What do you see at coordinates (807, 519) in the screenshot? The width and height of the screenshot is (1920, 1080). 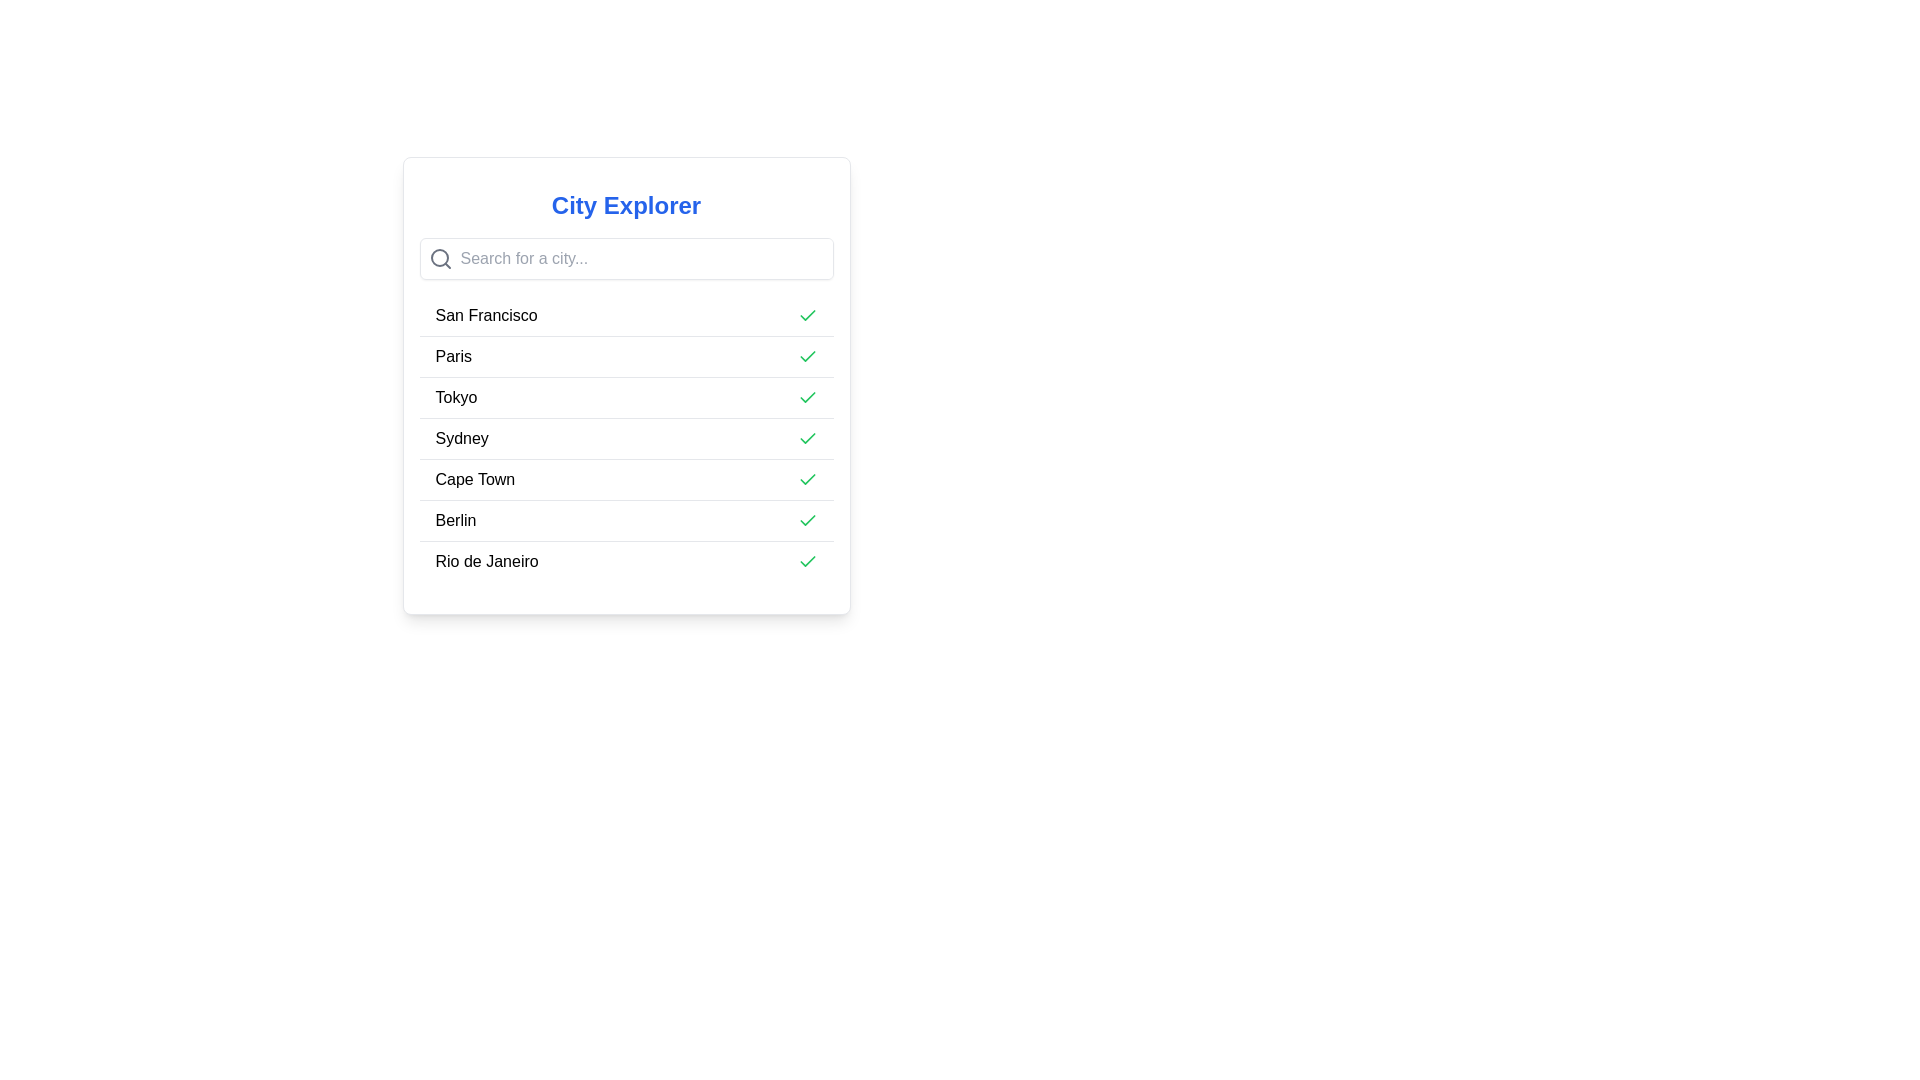 I see `the visual indicator icon for the city 'Berlin'` at bounding box center [807, 519].